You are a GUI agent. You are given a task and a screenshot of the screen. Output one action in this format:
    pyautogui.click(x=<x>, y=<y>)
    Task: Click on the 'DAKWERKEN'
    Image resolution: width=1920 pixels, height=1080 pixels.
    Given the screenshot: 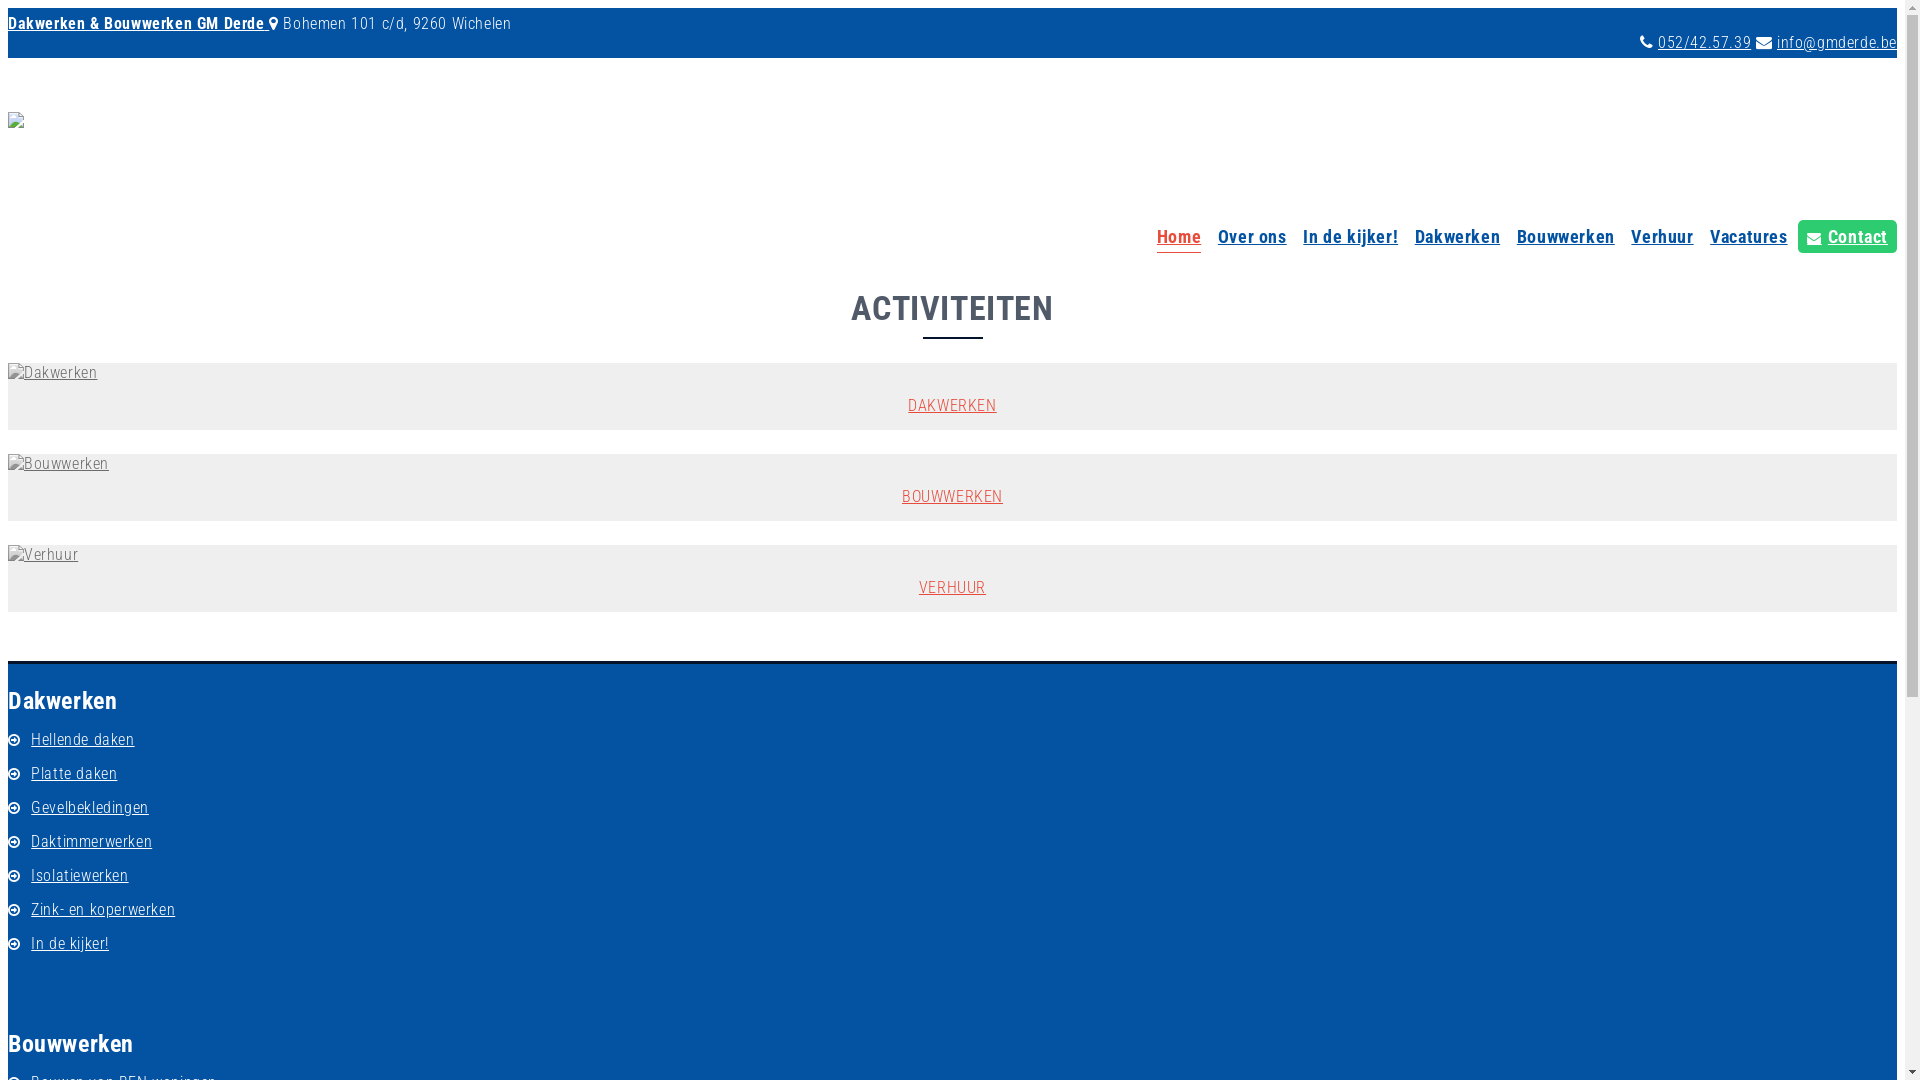 What is the action you would take?
    pyautogui.click(x=951, y=396)
    